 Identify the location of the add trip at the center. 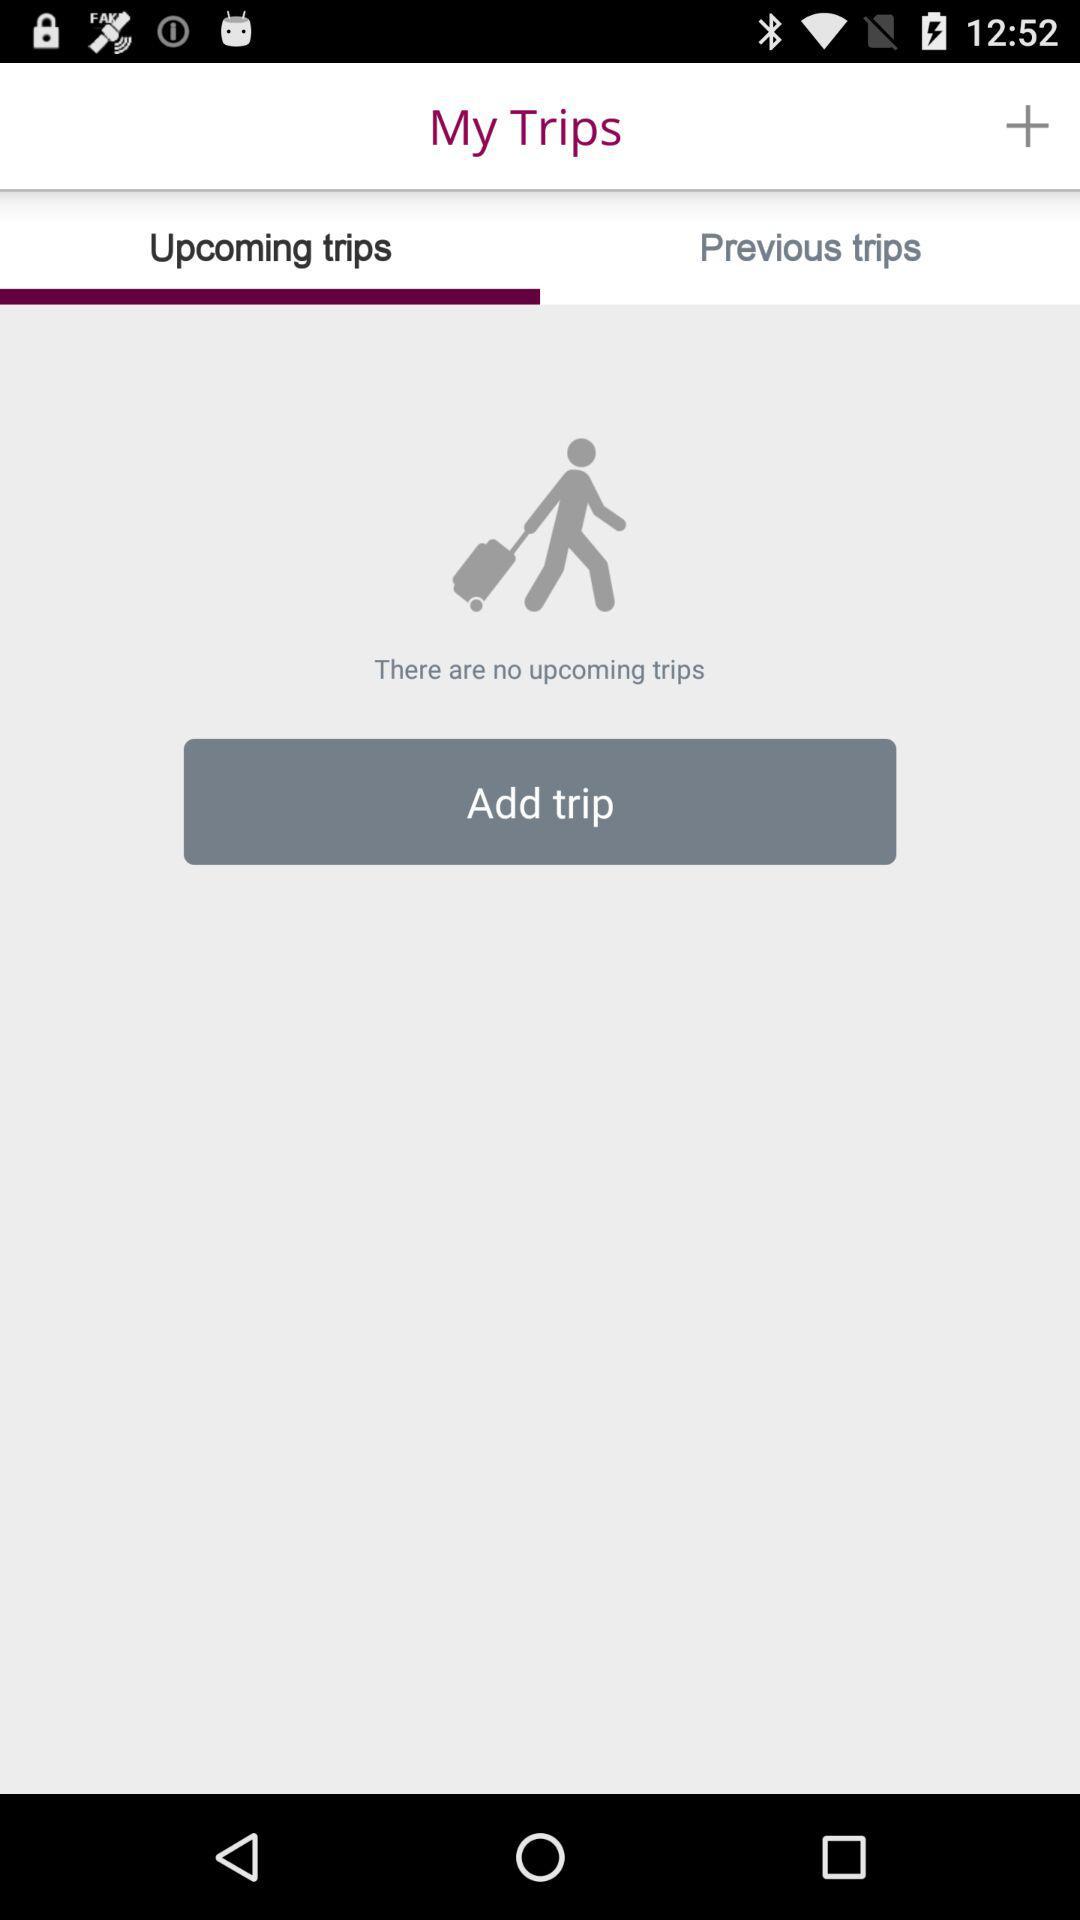
(540, 801).